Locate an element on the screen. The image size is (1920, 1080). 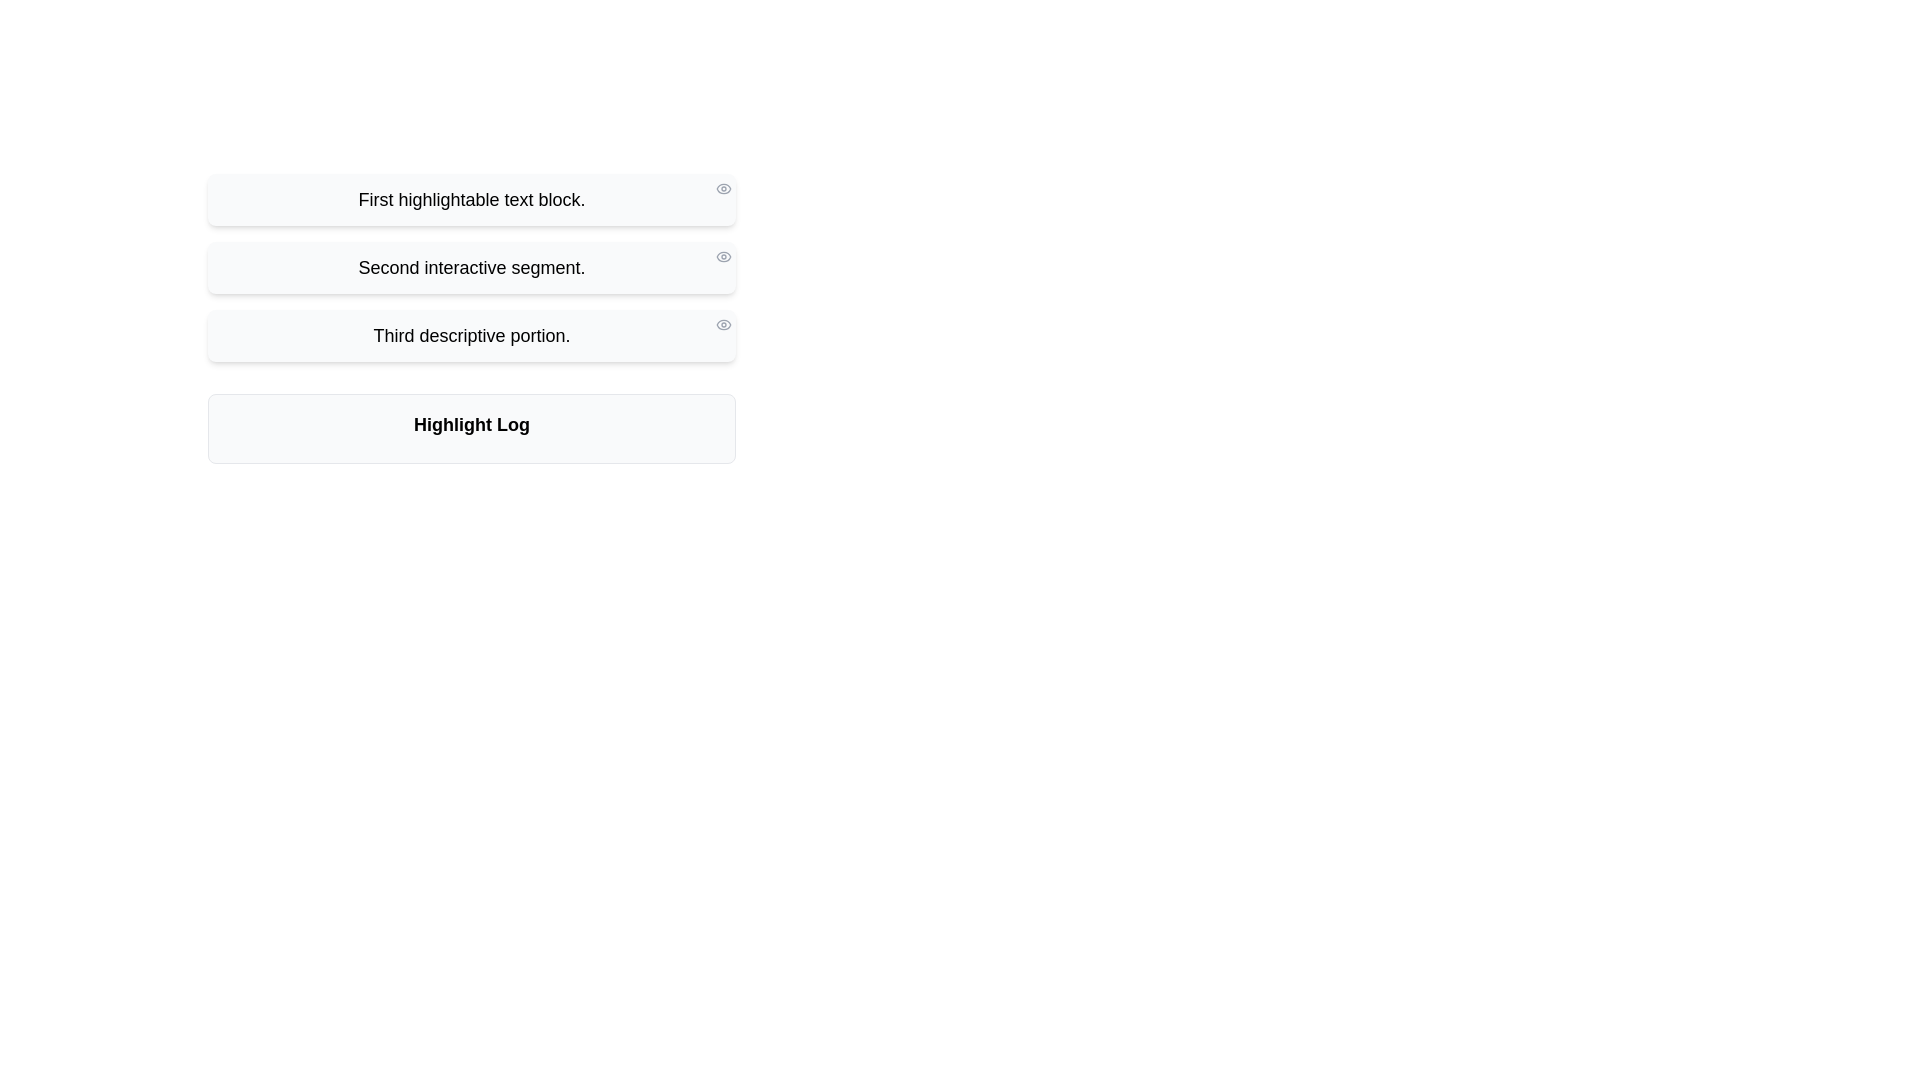
the visibility toggle icon located on the upper-right corner of the second interactive segment is located at coordinates (723, 256).